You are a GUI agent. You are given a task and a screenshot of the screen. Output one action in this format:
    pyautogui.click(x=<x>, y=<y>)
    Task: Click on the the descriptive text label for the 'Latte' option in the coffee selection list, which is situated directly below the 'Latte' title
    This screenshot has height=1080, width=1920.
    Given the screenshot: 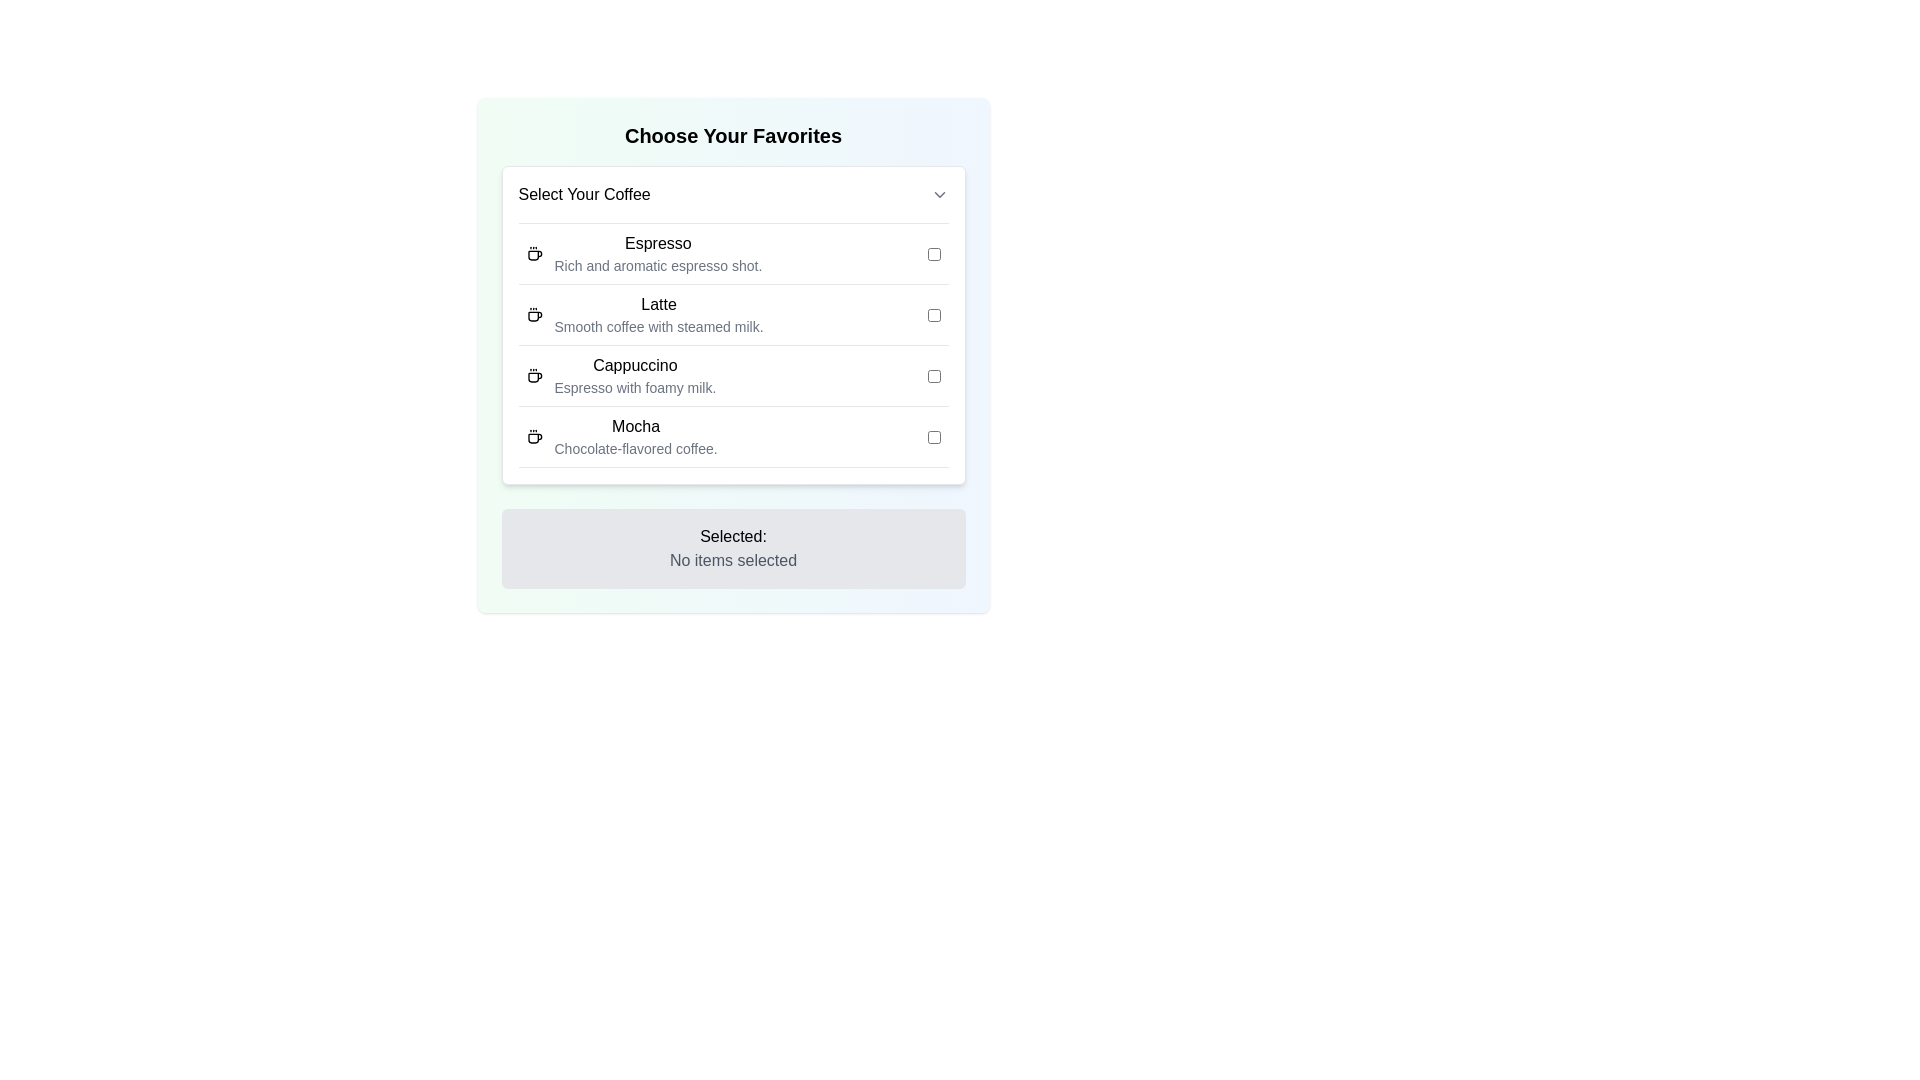 What is the action you would take?
    pyautogui.click(x=658, y=326)
    